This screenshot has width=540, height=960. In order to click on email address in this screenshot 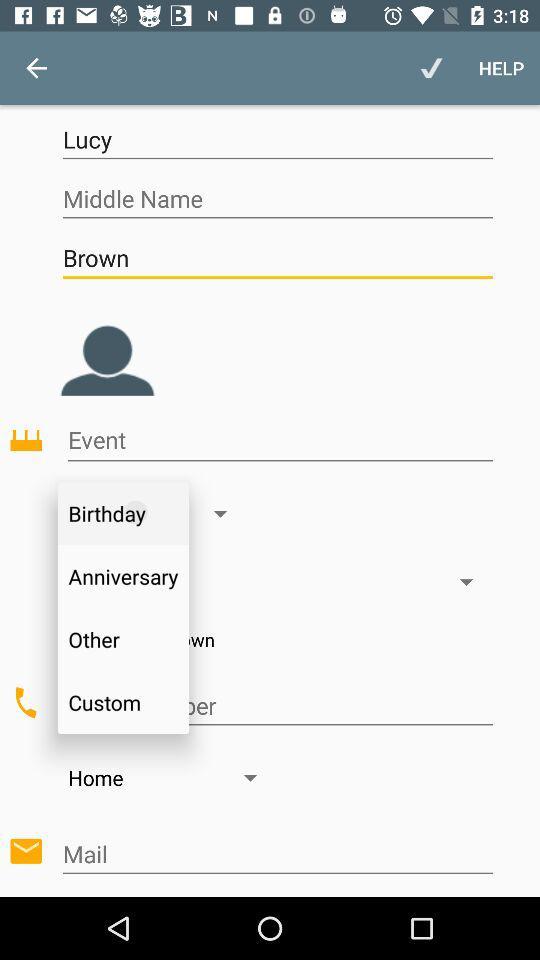, I will do `click(276, 853)`.